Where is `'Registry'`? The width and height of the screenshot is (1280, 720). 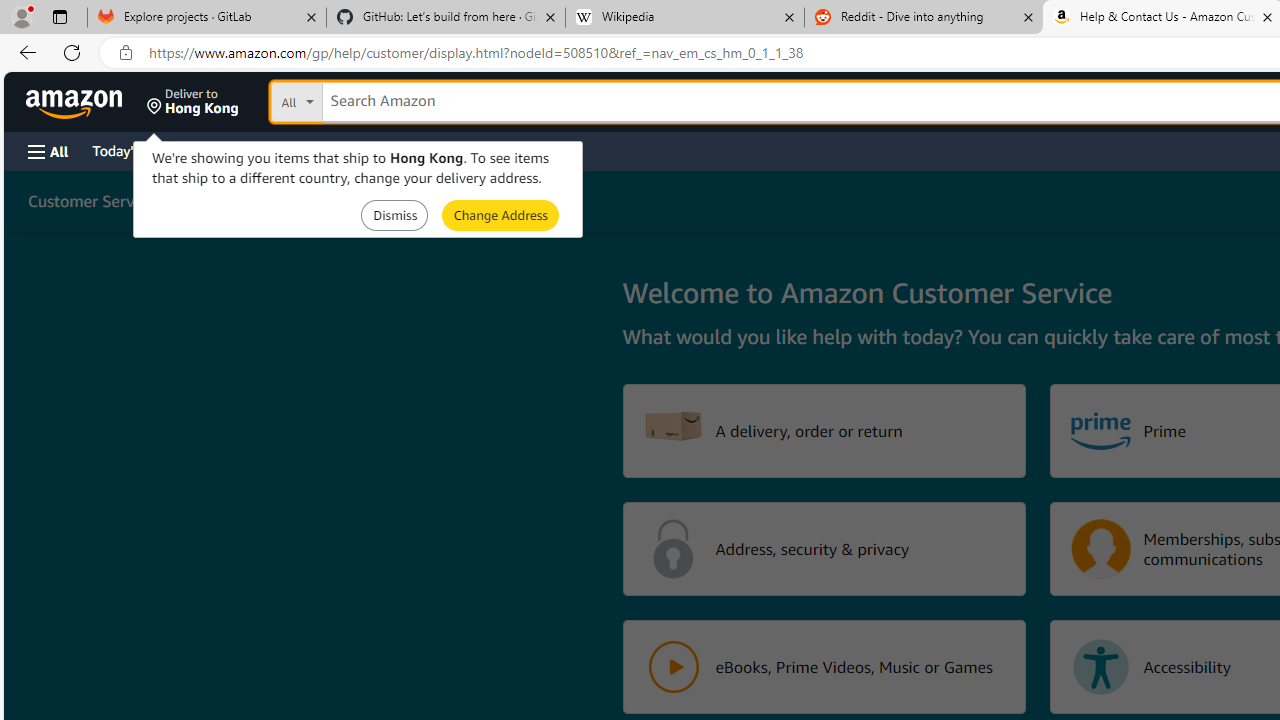 'Registry' is located at coordinates (360, 149).